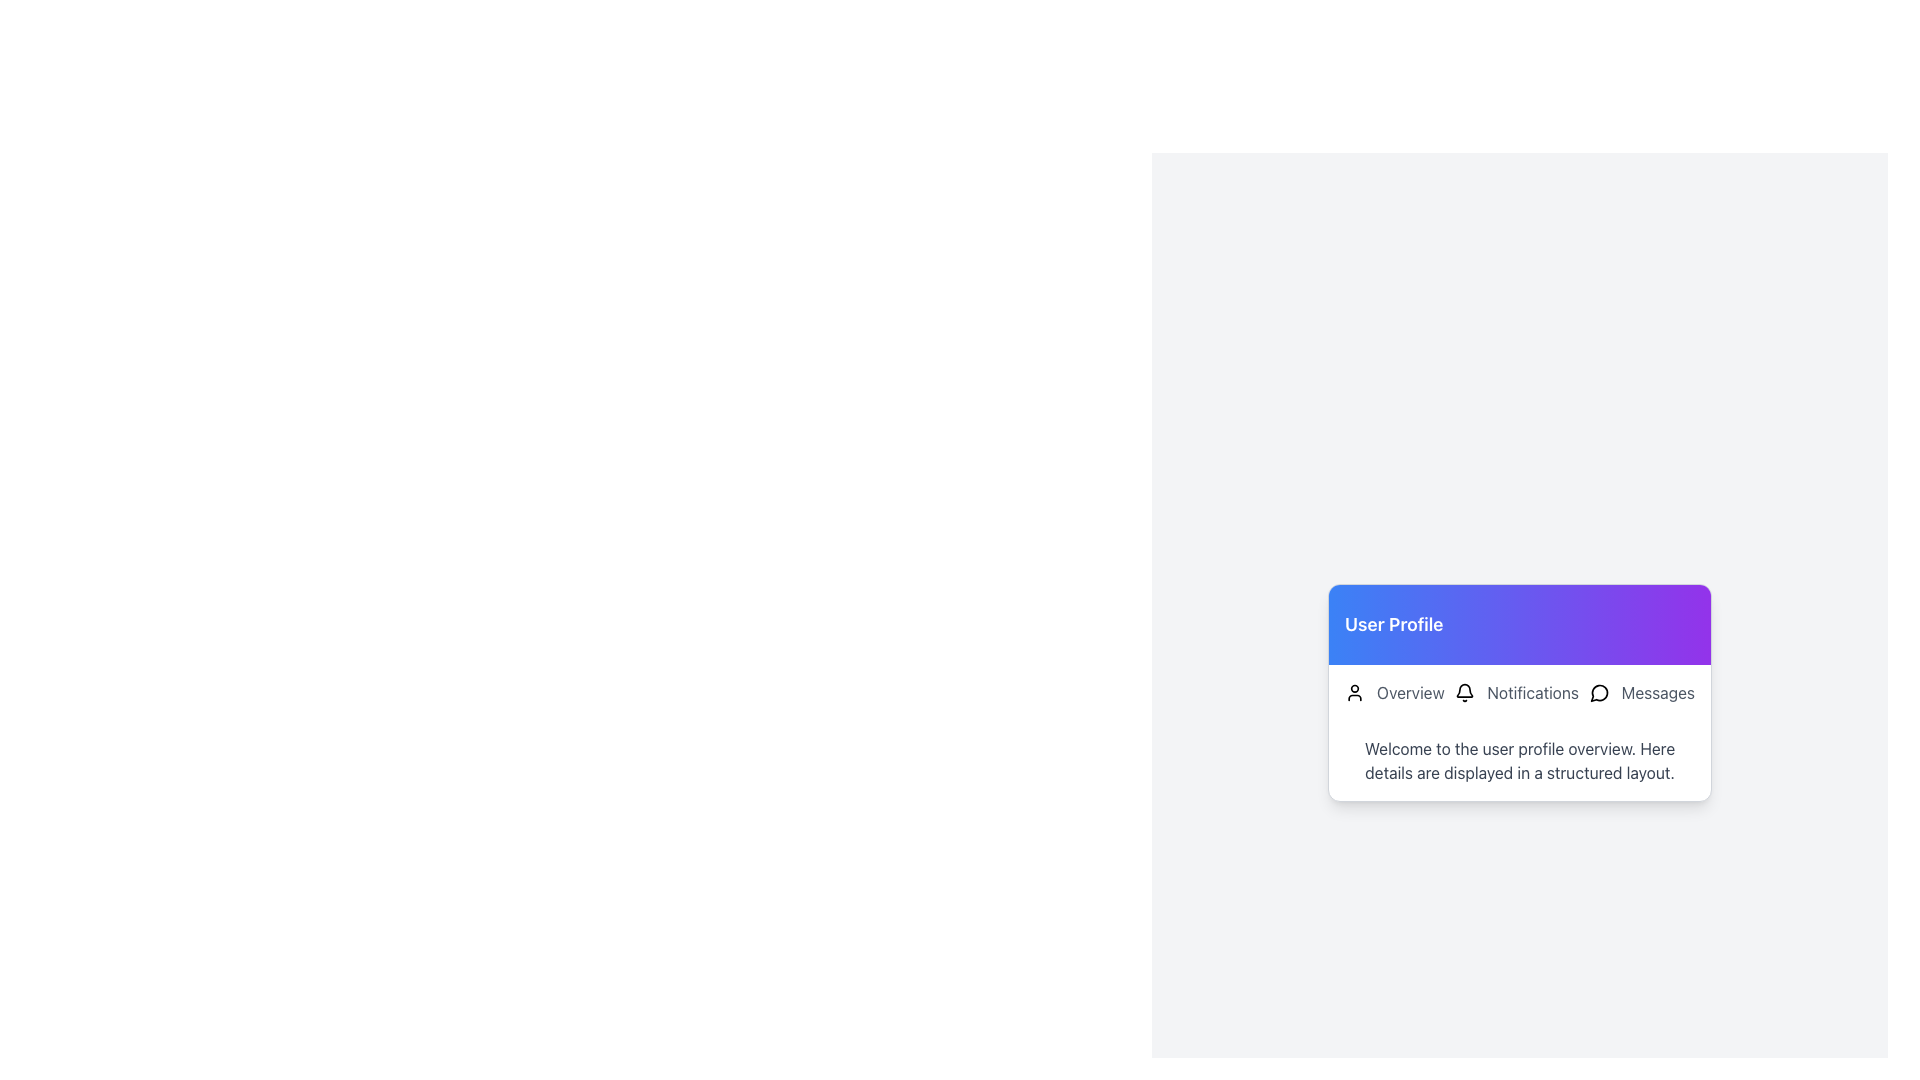 Image resolution: width=1920 pixels, height=1080 pixels. Describe the element at coordinates (1520, 760) in the screenshot. I see `the text label that provides context for the user profile section, located centrally at the bottom of the 'User Profile' card component` at that location.